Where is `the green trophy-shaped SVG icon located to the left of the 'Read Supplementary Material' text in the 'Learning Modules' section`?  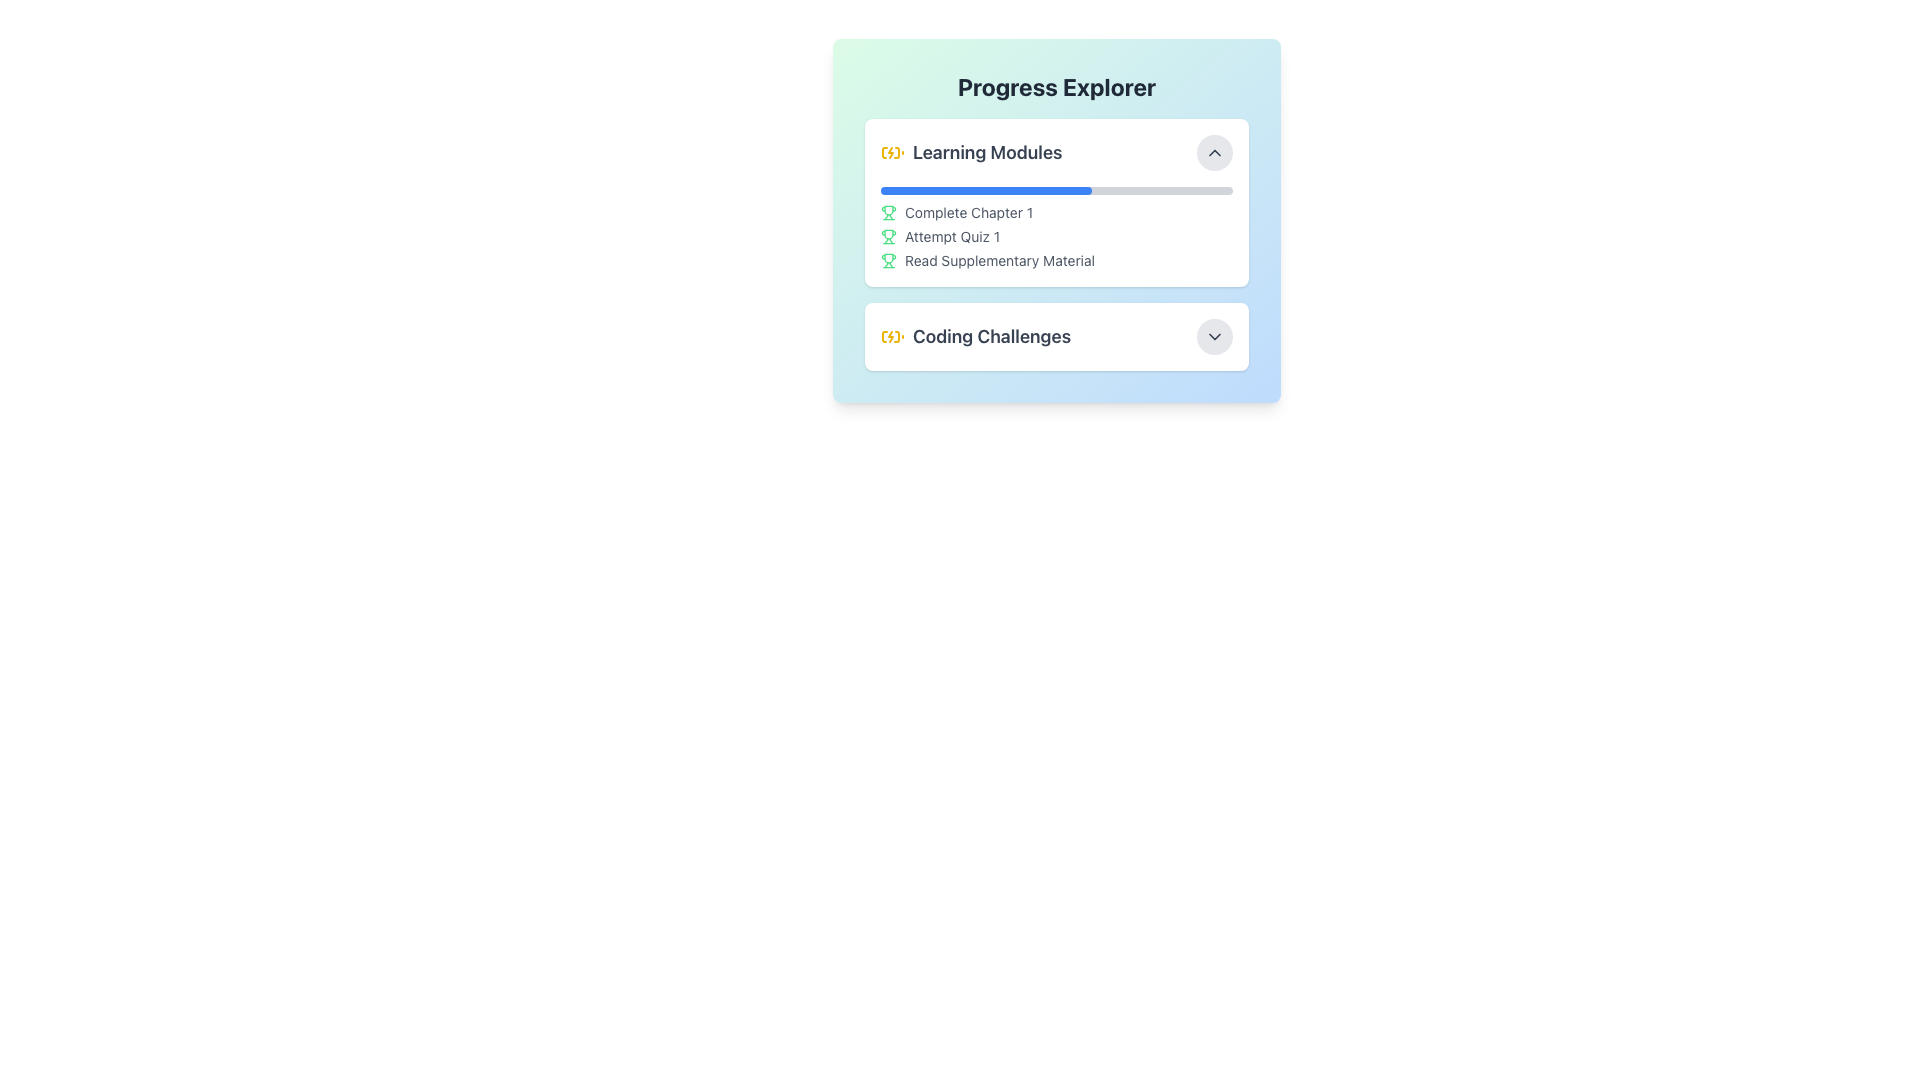
the green trophy-shaped SVG icon located to the left of the 'Read Supplementary Material' text in the 'Learning Modules' section is located at coordinates (887, 257).